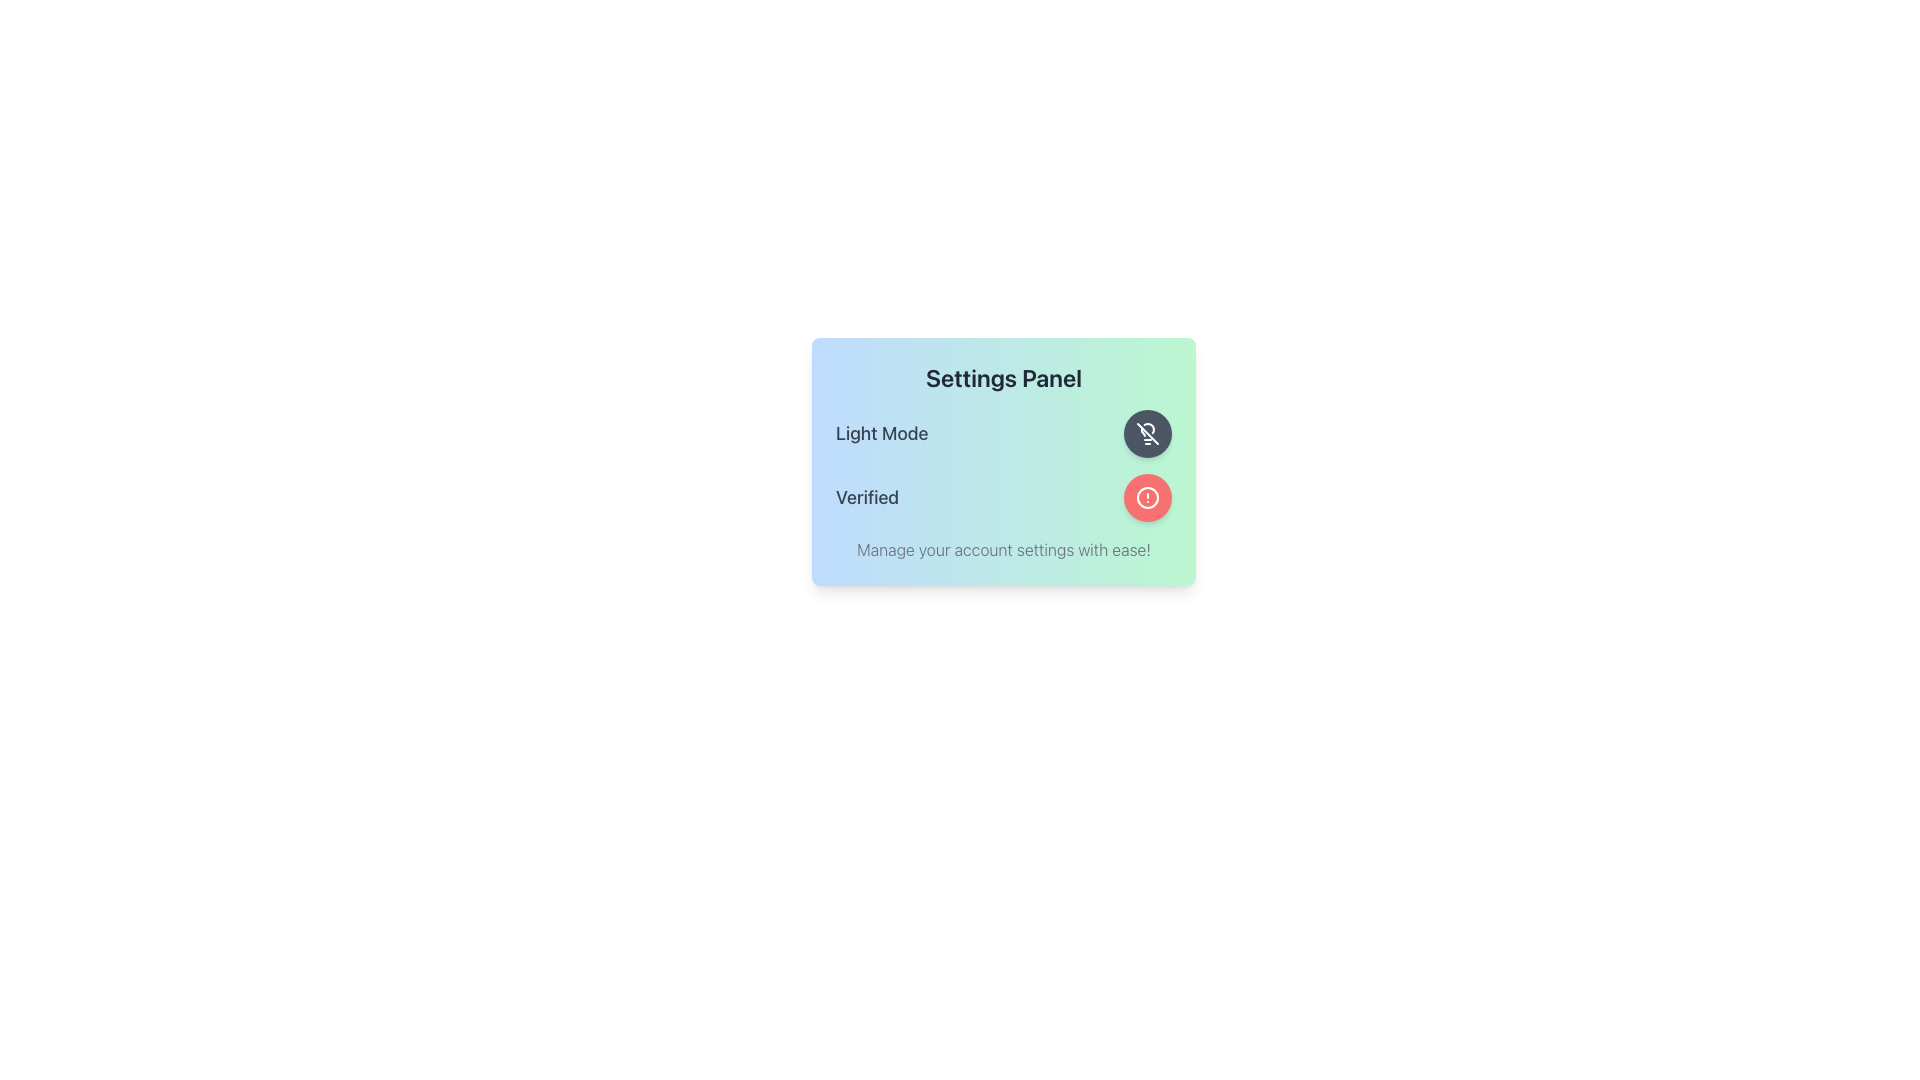 The height and width of the screenshot is (1080, 1920). I want to click on the non-interactive text label displaying 'Verified' located on the left side of a red interactive button, so click(867, 496).